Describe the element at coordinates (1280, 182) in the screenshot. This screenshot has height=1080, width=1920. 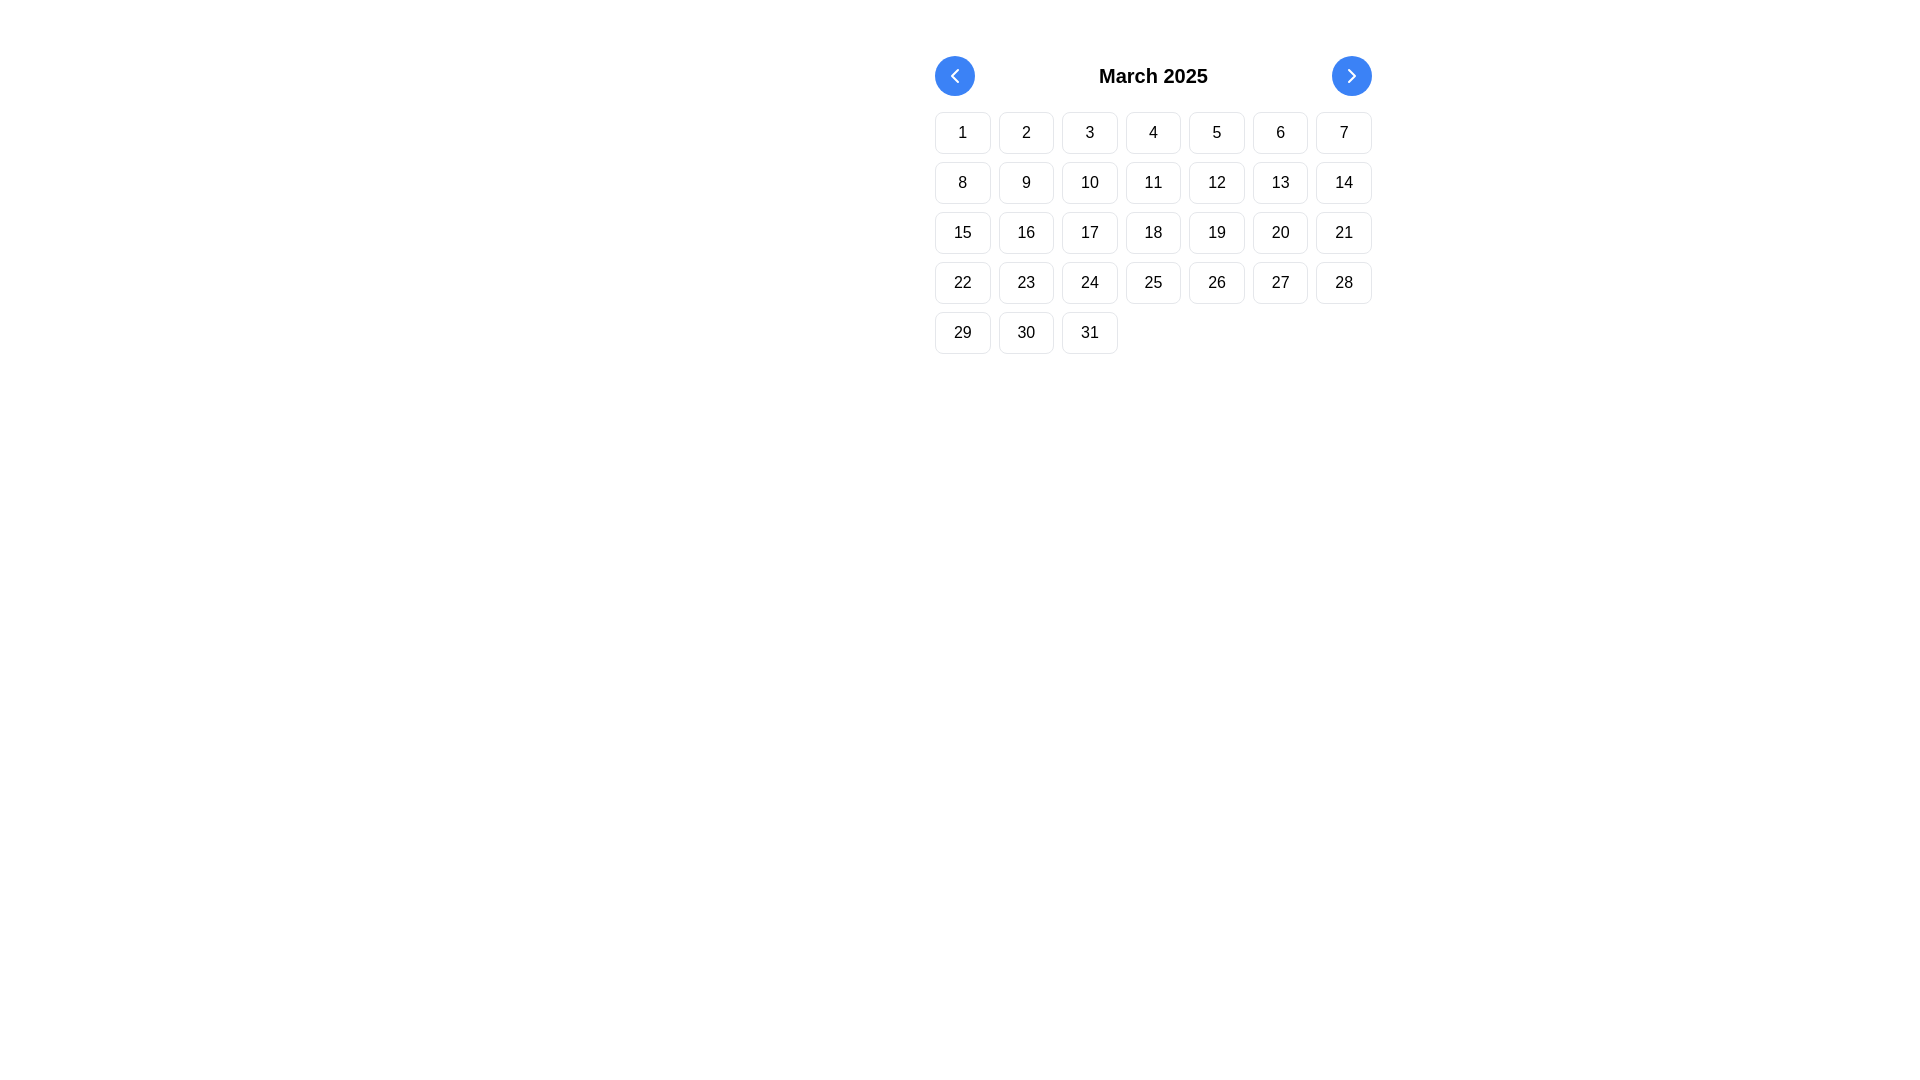
I see `the button representing the 13th day in the calendar view` at that location.